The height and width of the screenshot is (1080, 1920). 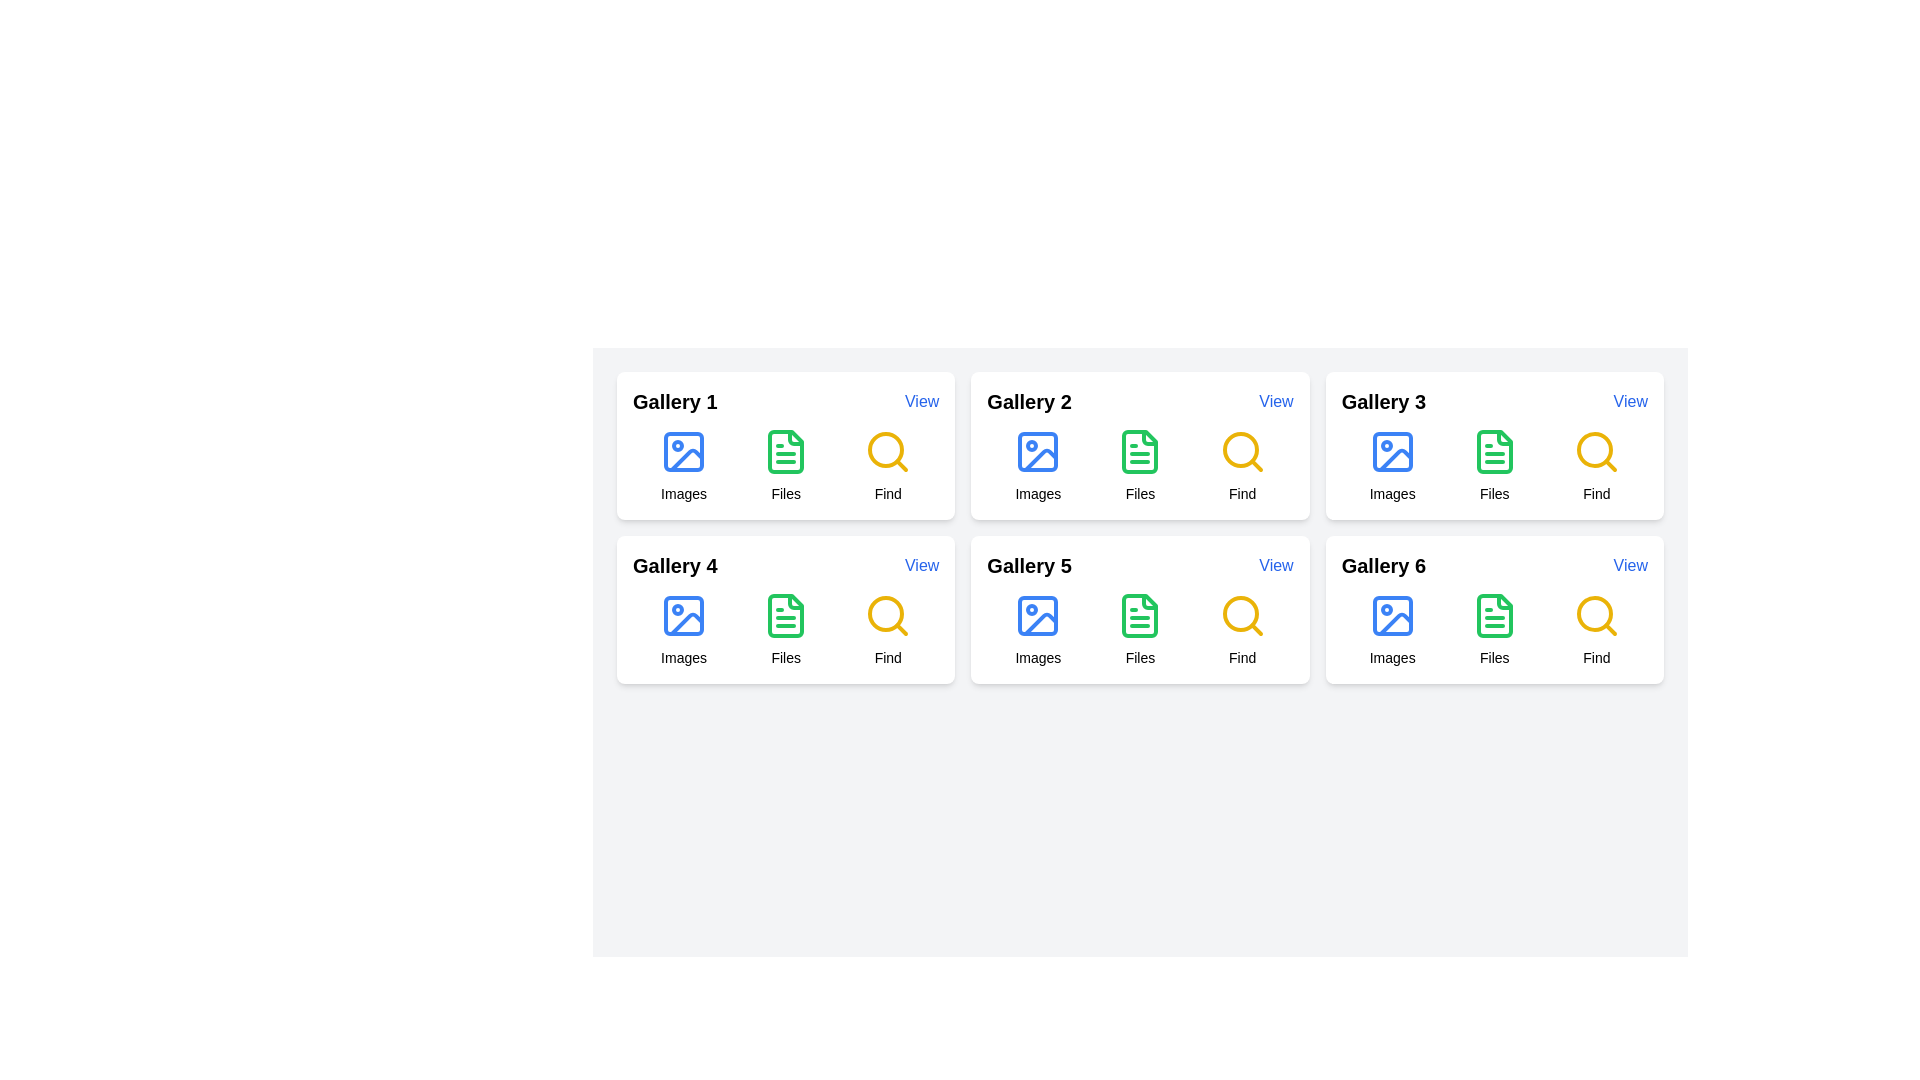 What do you see at coordinates (785, 658) in the screenshot?
I see `the descriptive text label for the 'Files' section located beneath the file icon within the 'Gallery 4' card, positioned centrally below the icon` at bounding box center [785, 658].